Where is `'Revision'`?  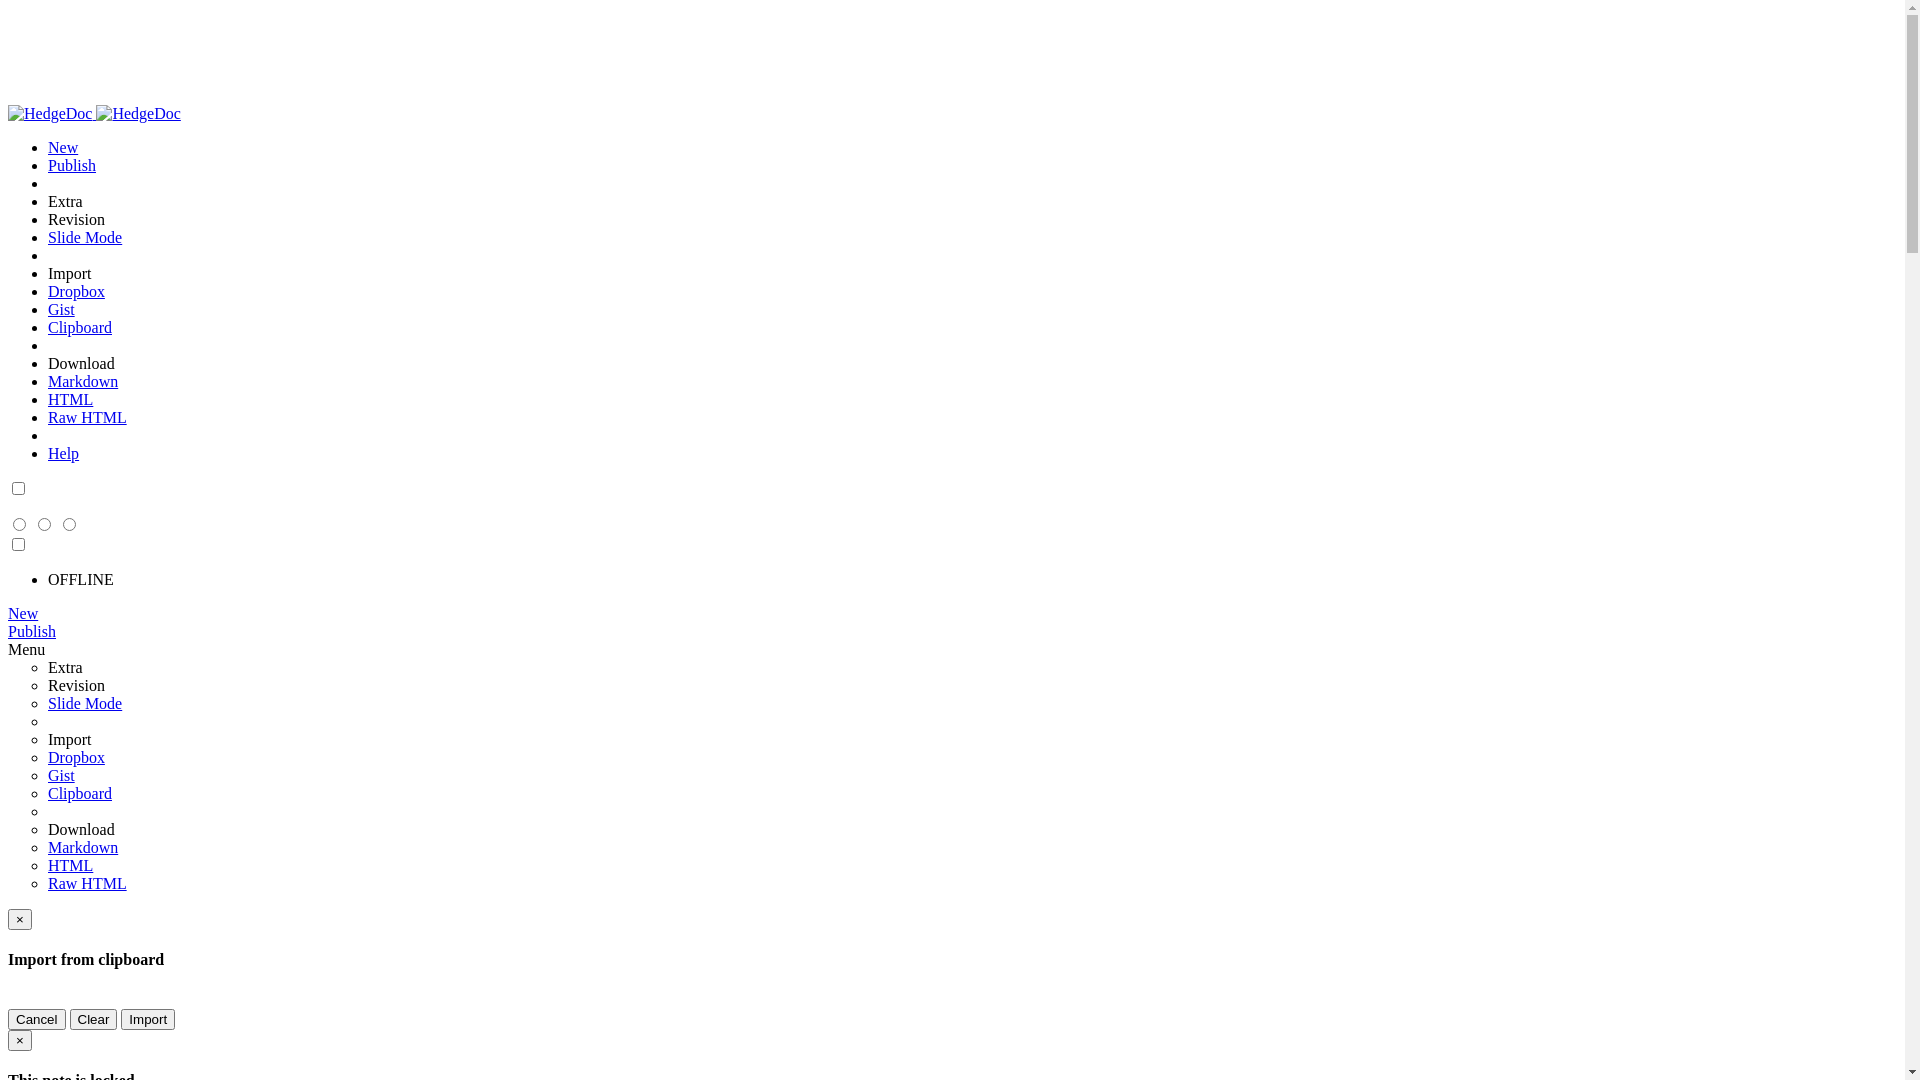 'Revision' is located at coordinates (76, 219).